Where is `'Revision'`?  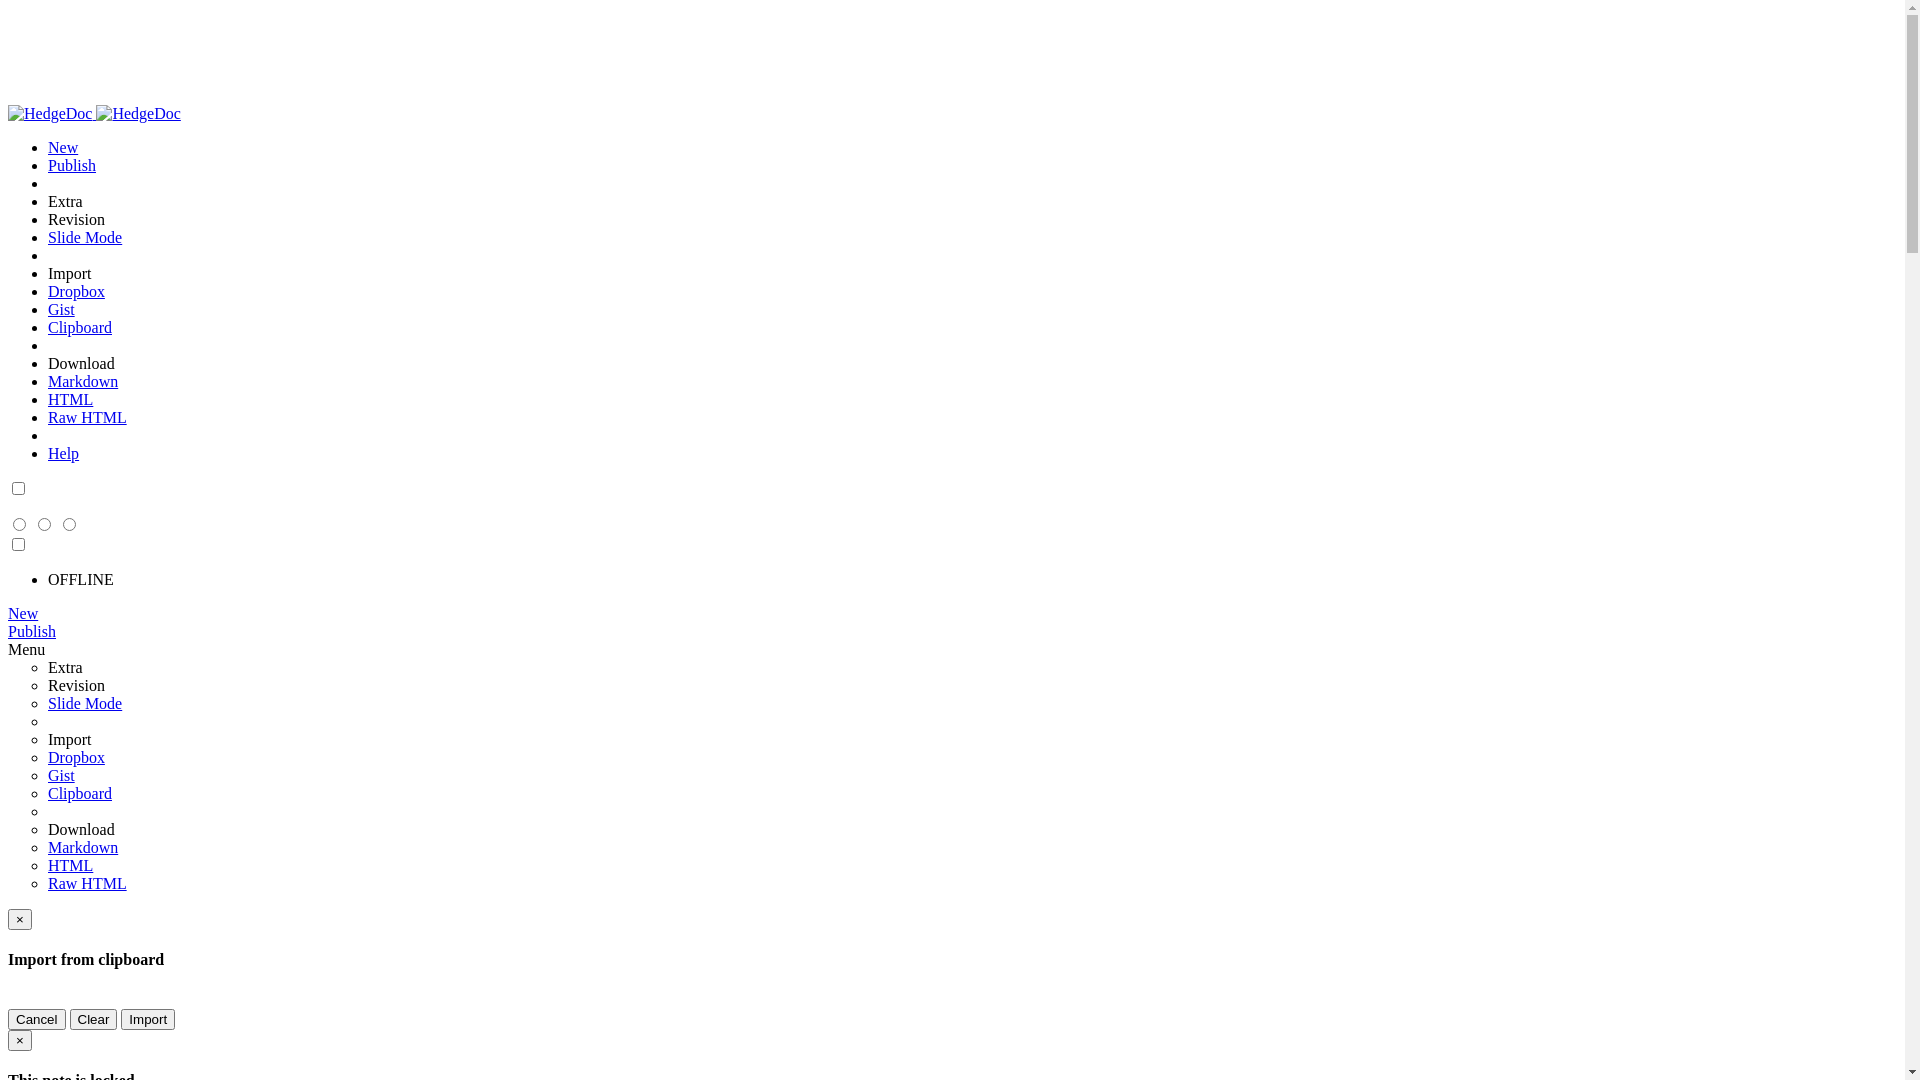 'Revision' is located at coordinates (76, 219).